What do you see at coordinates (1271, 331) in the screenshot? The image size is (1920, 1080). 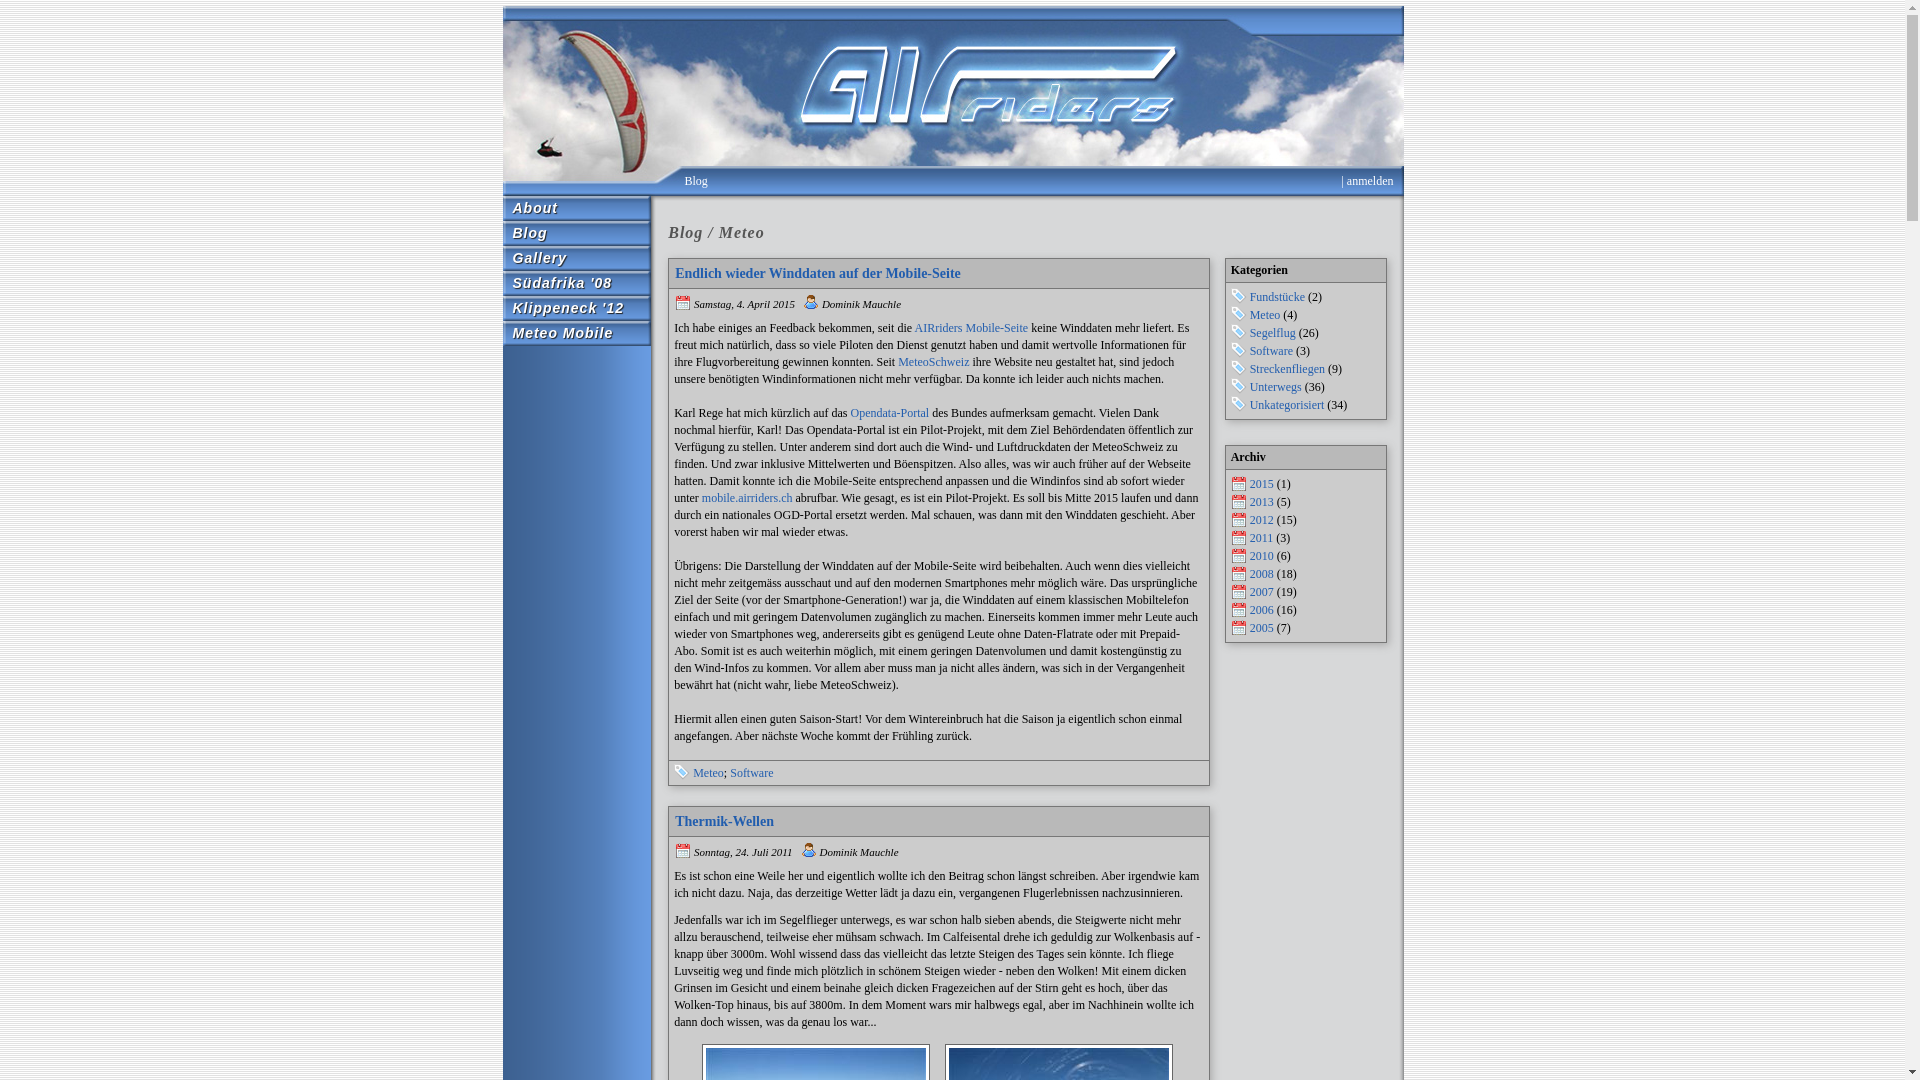 I see `'Segelflug'` at bounding box center [1271, 331].